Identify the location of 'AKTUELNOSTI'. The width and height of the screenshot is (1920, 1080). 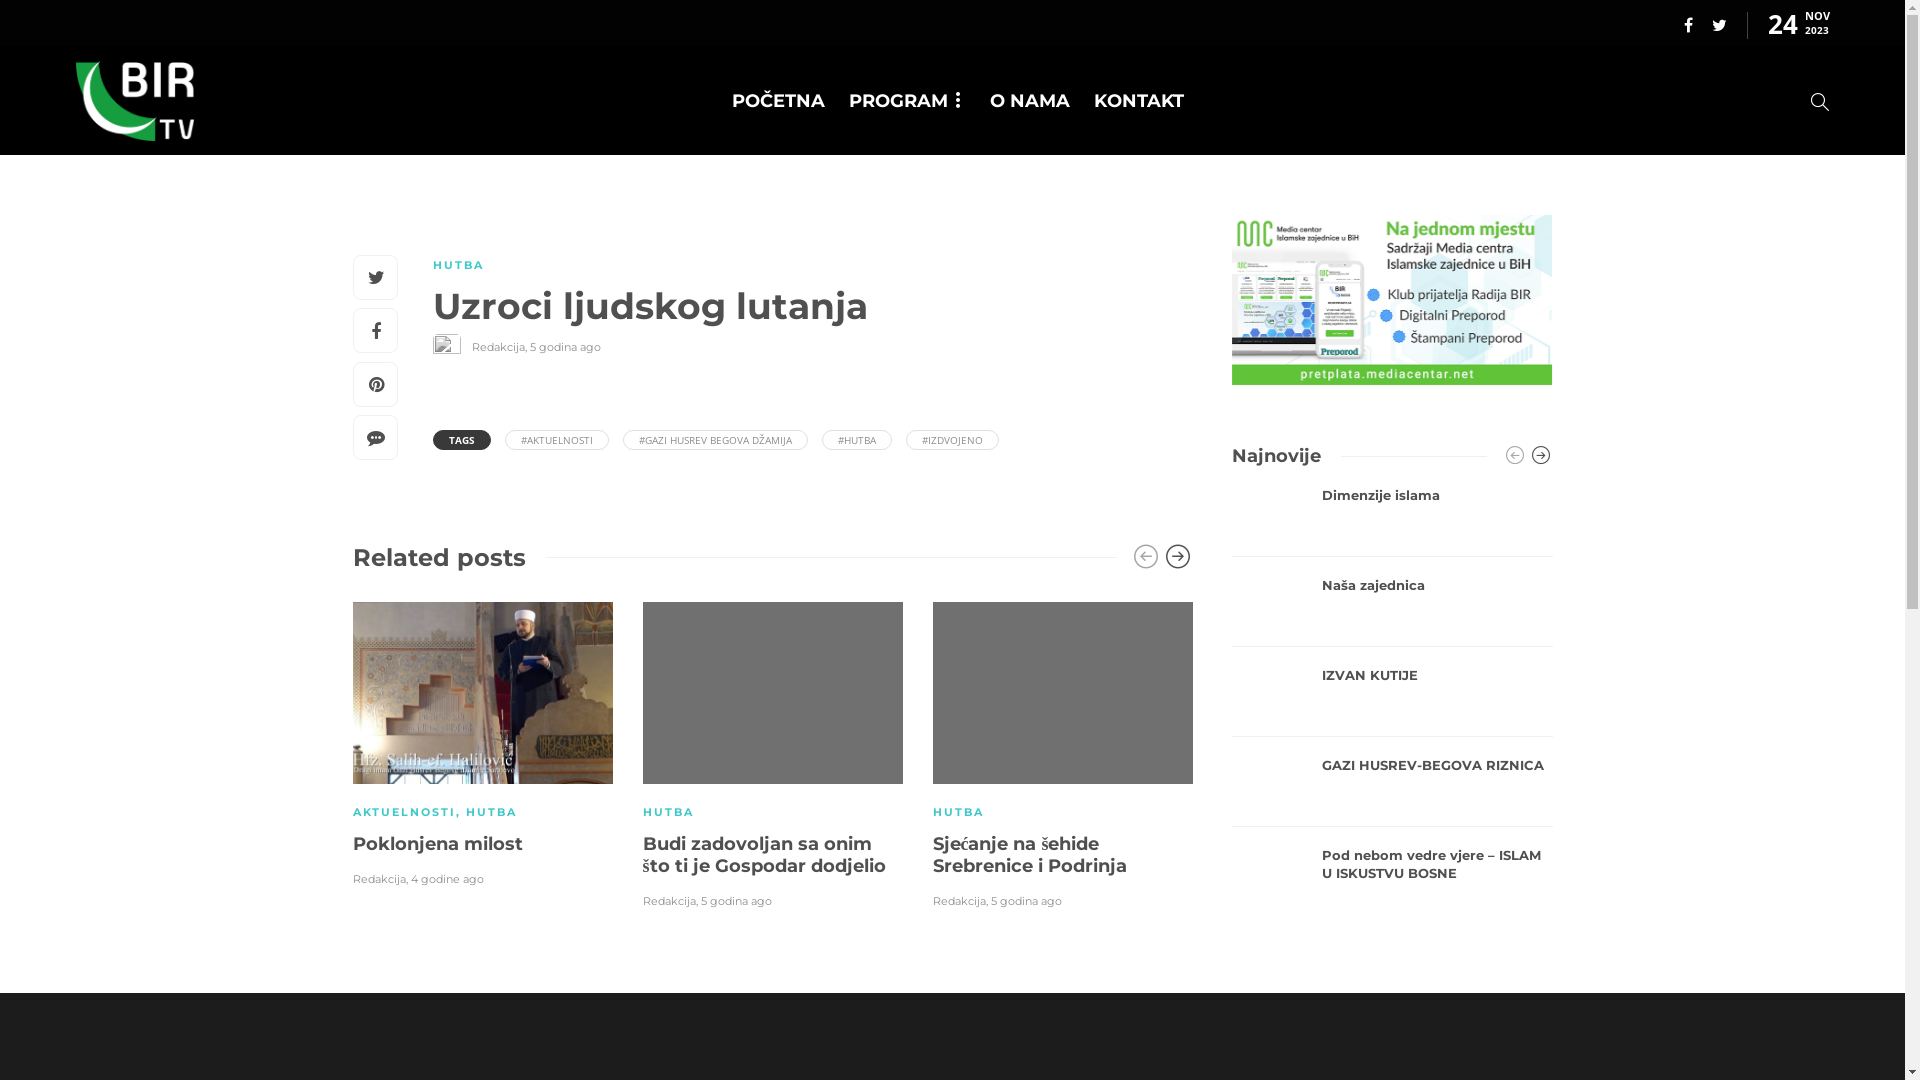
(402, 812).